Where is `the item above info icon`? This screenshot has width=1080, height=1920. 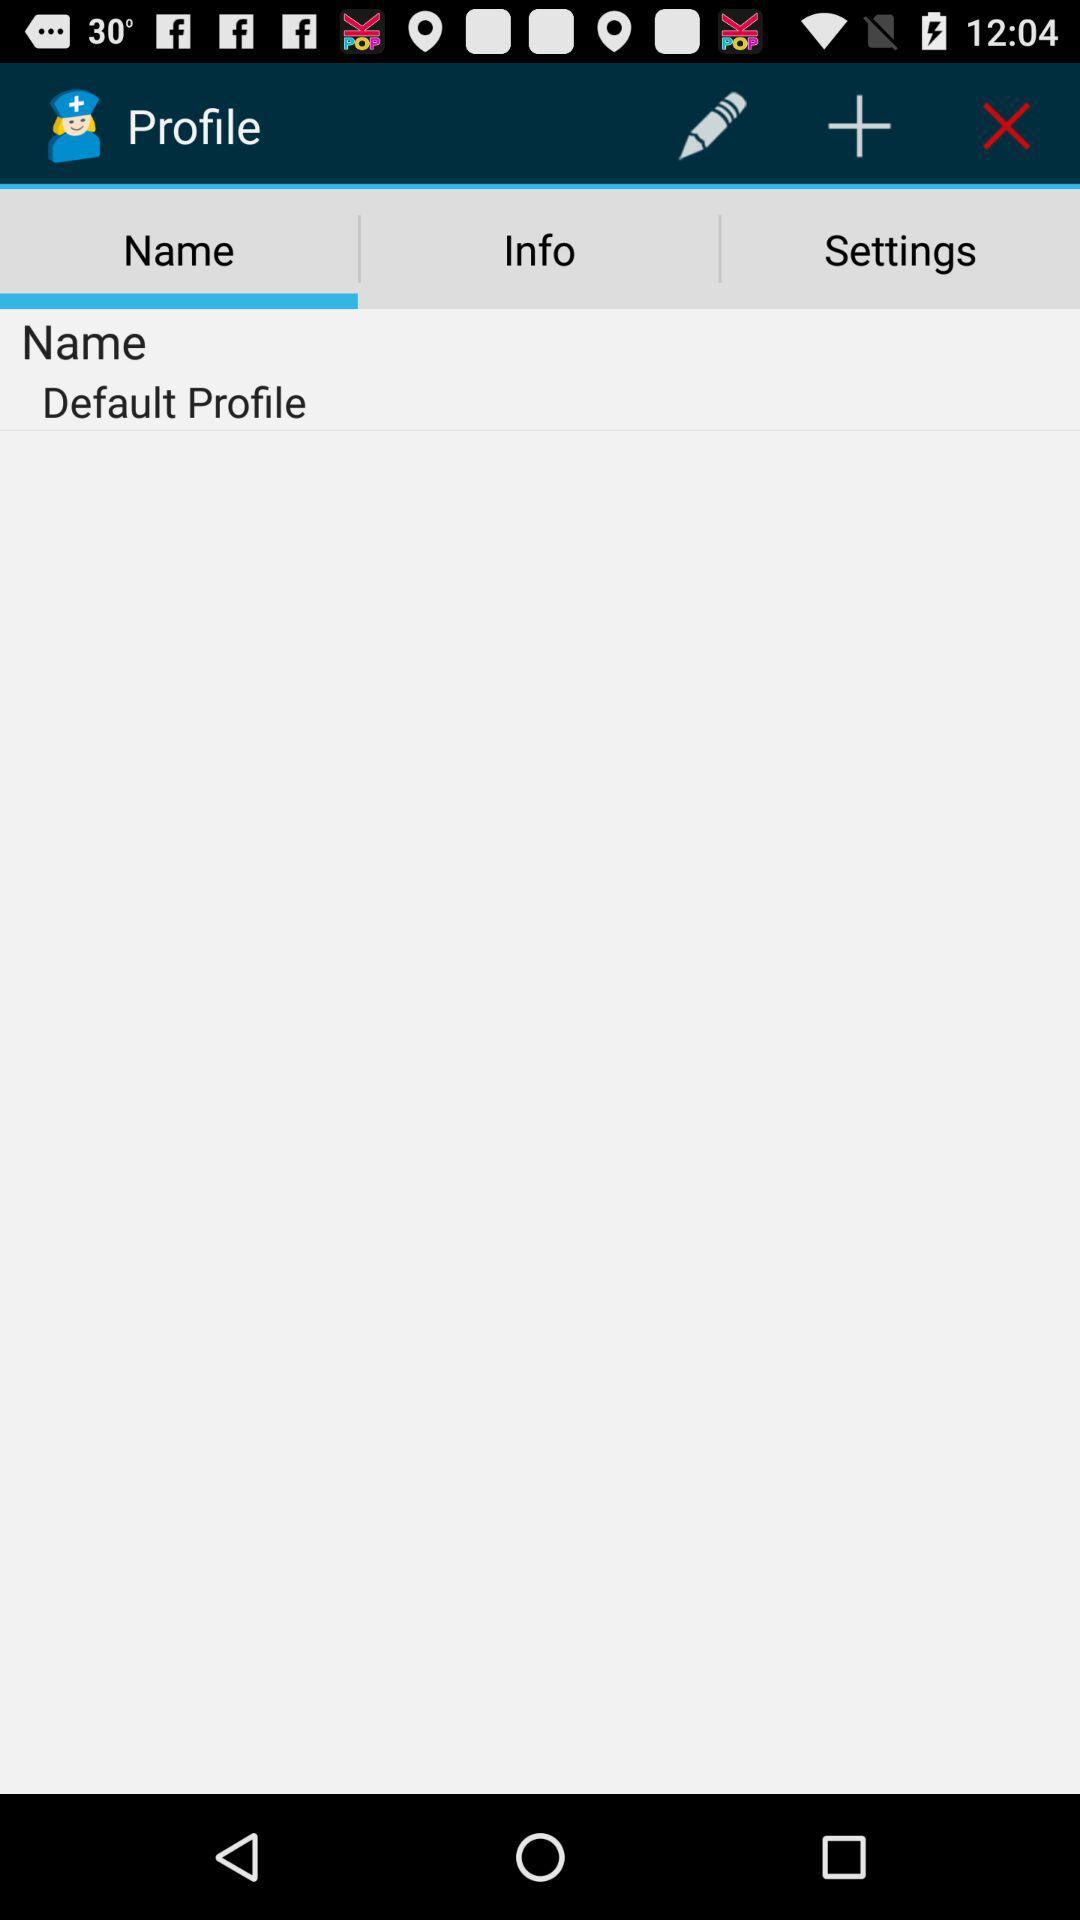
the item above info icon is located at coordinates (711, 124).